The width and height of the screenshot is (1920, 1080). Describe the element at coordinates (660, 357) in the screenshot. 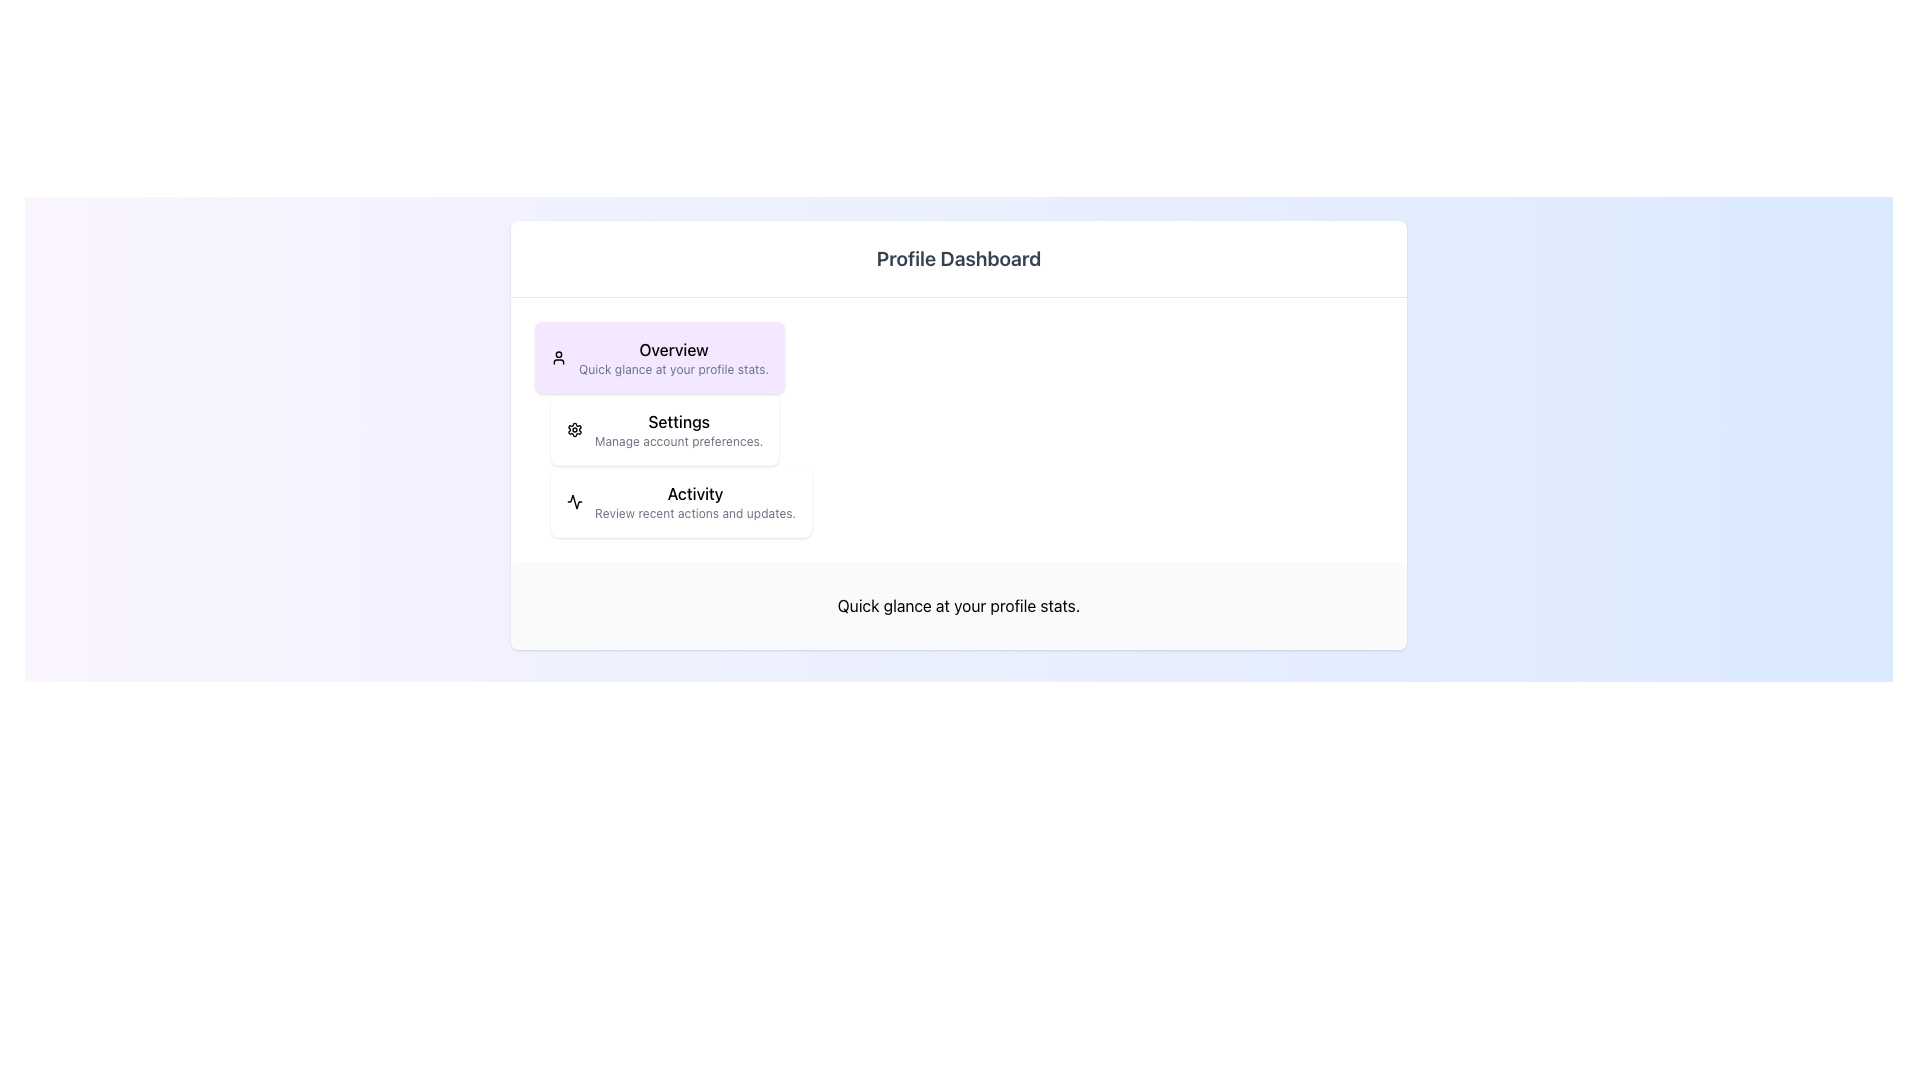

I see `the profile statistics button highlighted with a light purple background located at the top of the list under 'Profile Dashboard'` at that location.